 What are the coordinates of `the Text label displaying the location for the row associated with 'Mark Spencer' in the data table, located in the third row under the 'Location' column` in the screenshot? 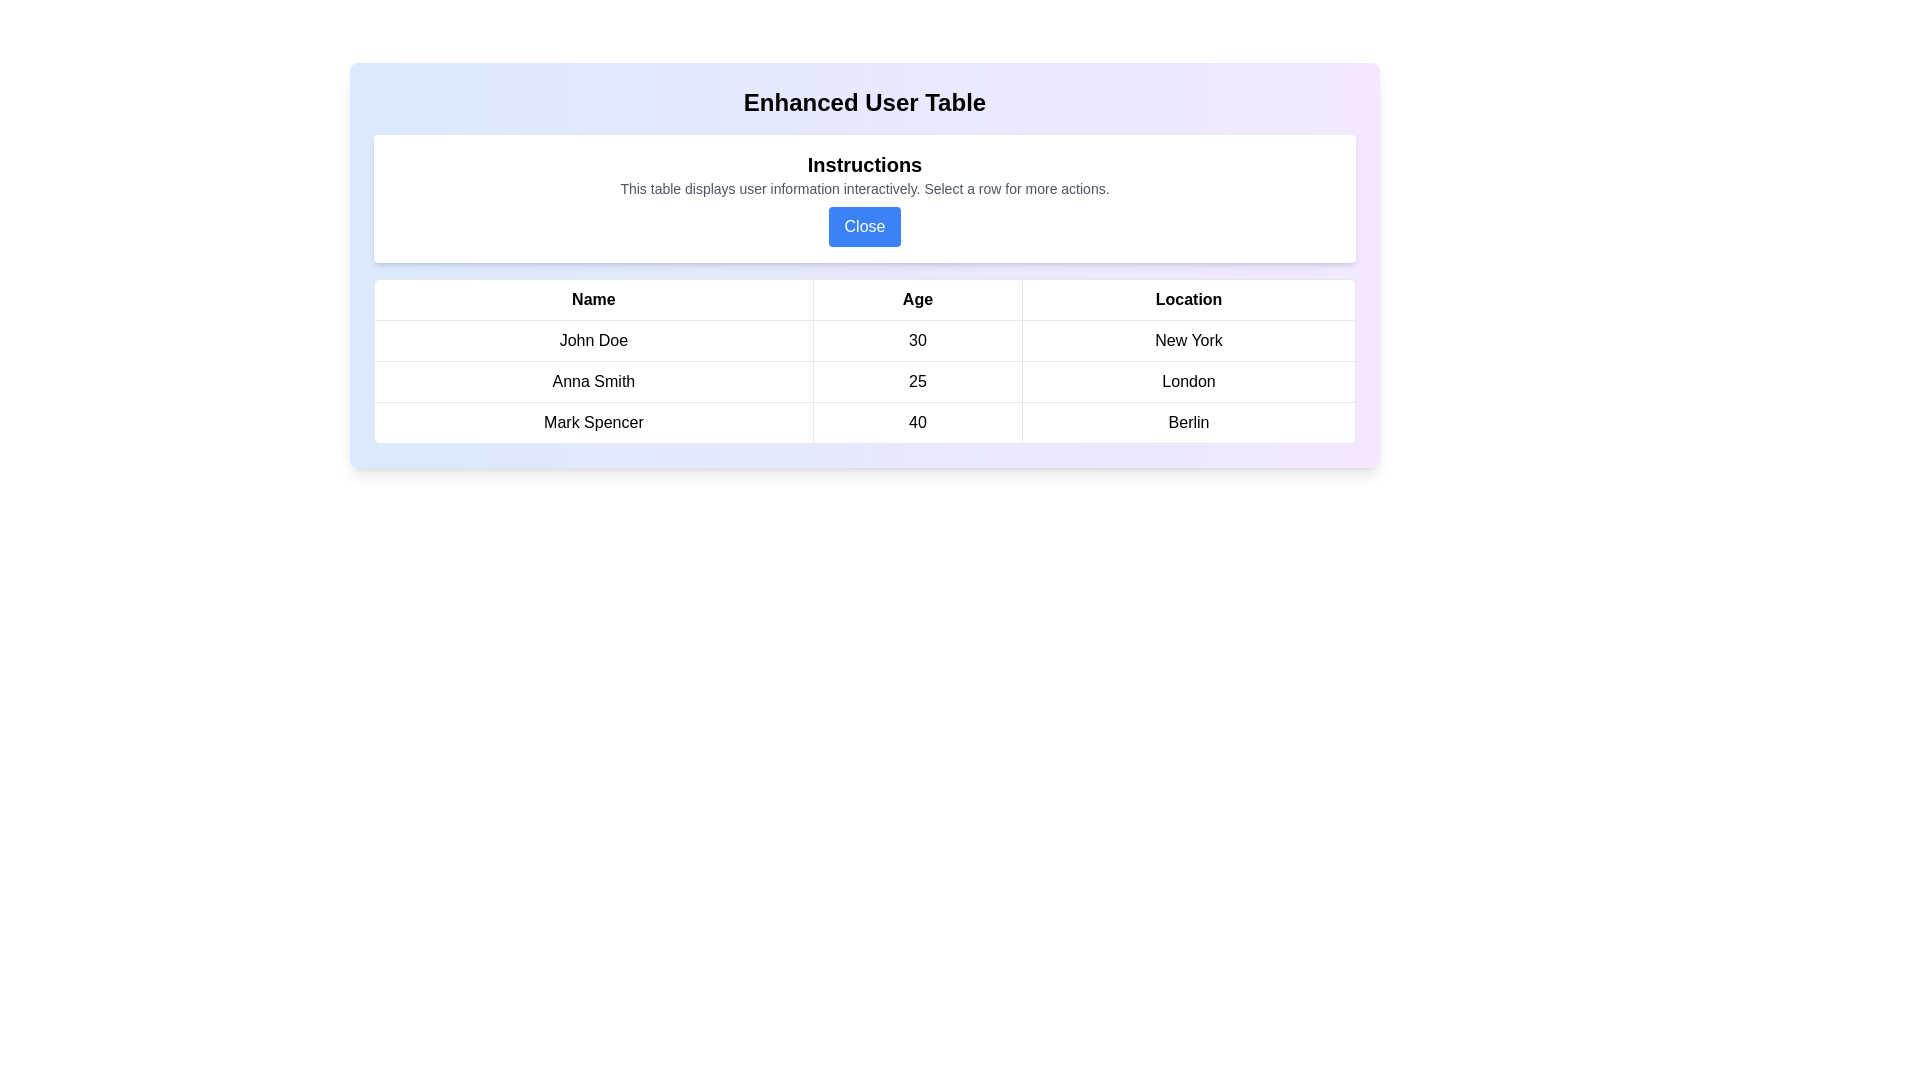 It's located at (1189, 422).